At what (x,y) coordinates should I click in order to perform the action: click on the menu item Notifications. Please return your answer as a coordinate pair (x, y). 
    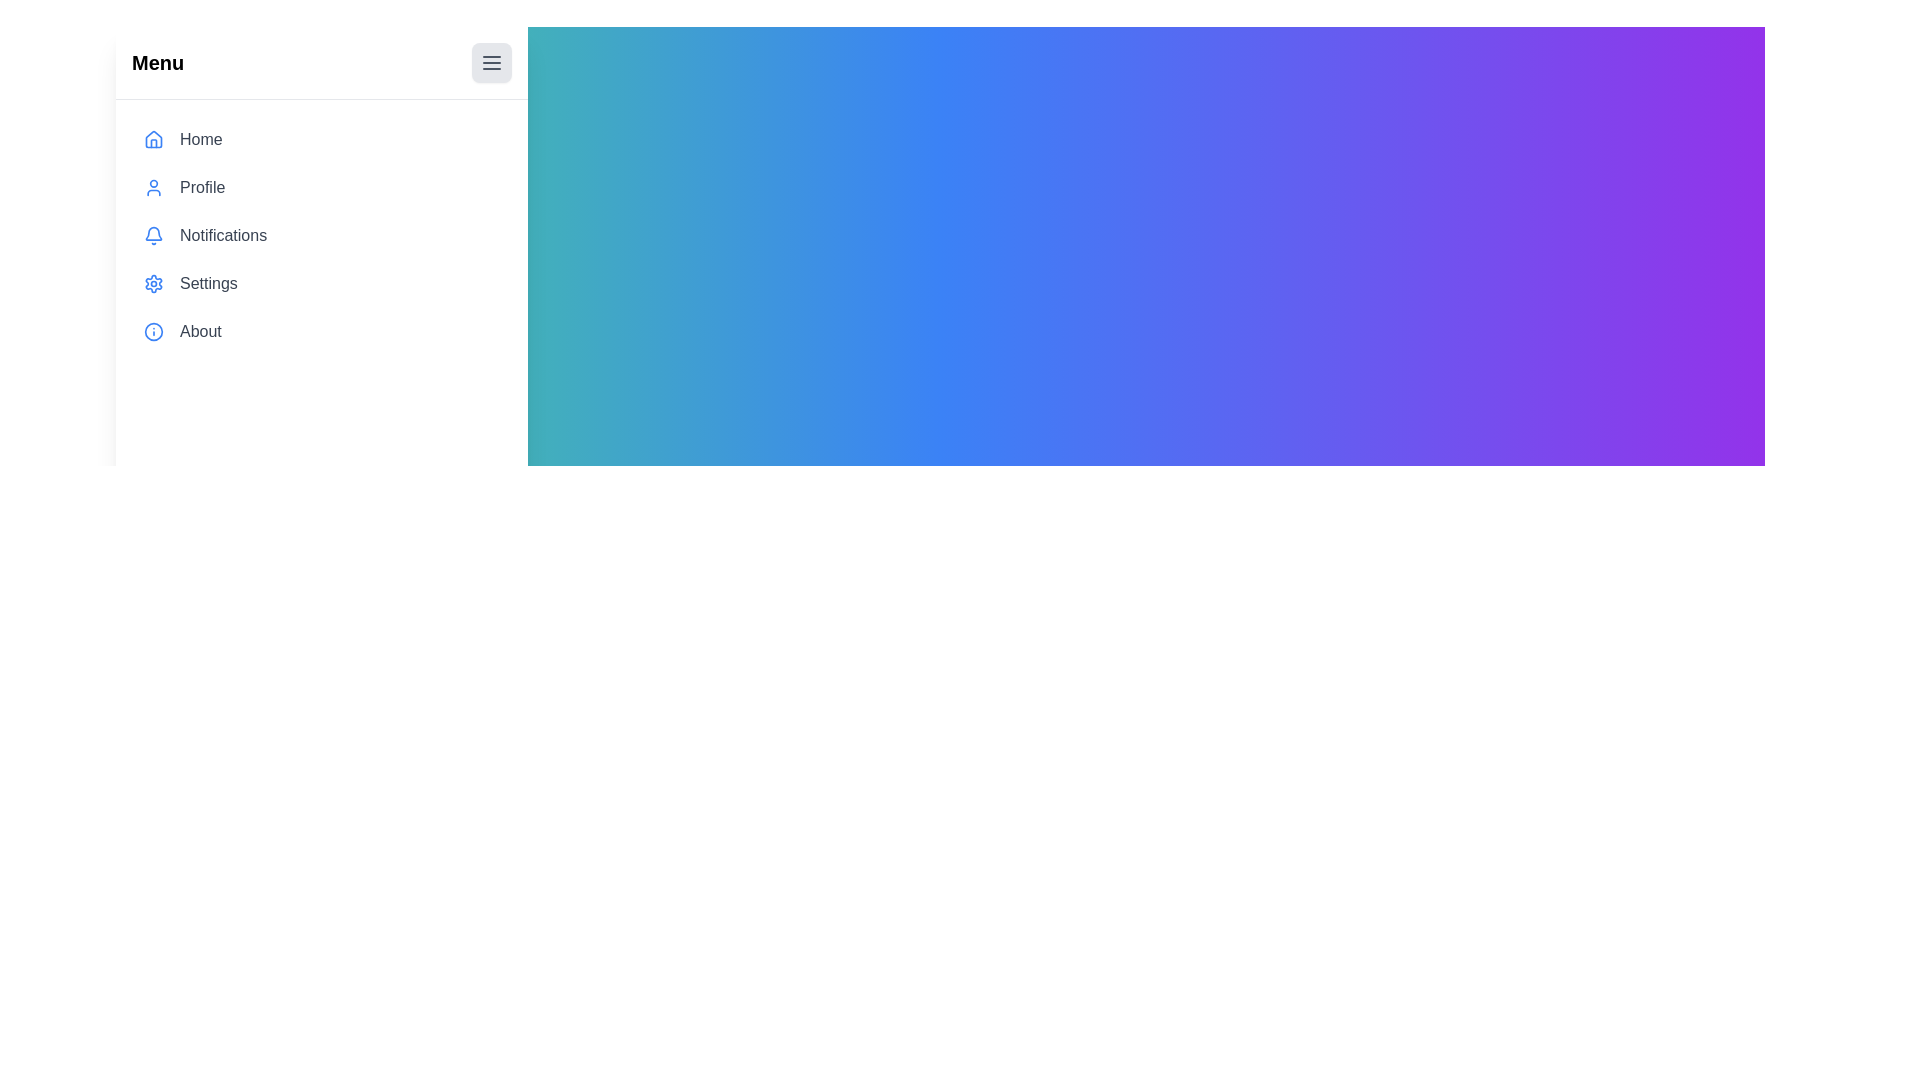
    Looking at the image, I should click on (322, 234).